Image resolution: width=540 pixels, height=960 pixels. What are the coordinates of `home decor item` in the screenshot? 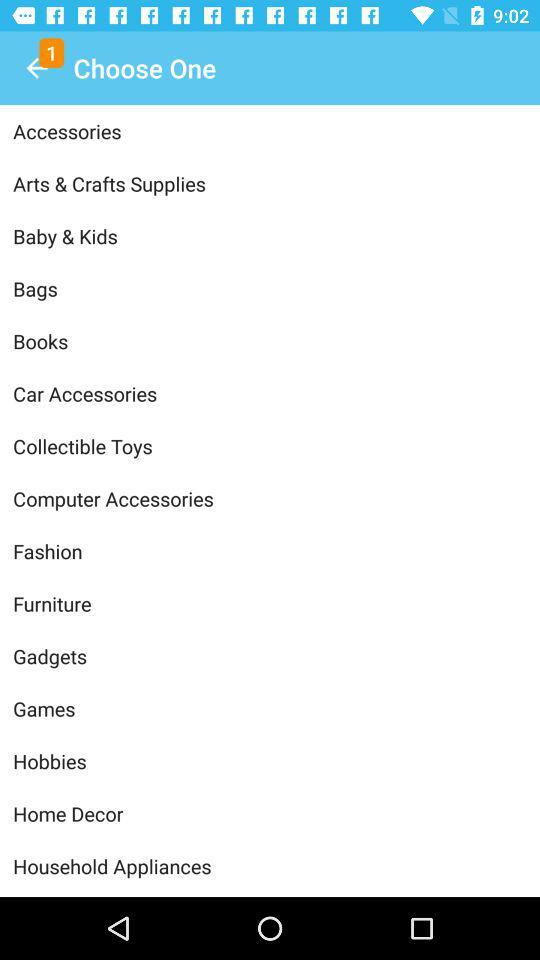 It's located at (270, 813).